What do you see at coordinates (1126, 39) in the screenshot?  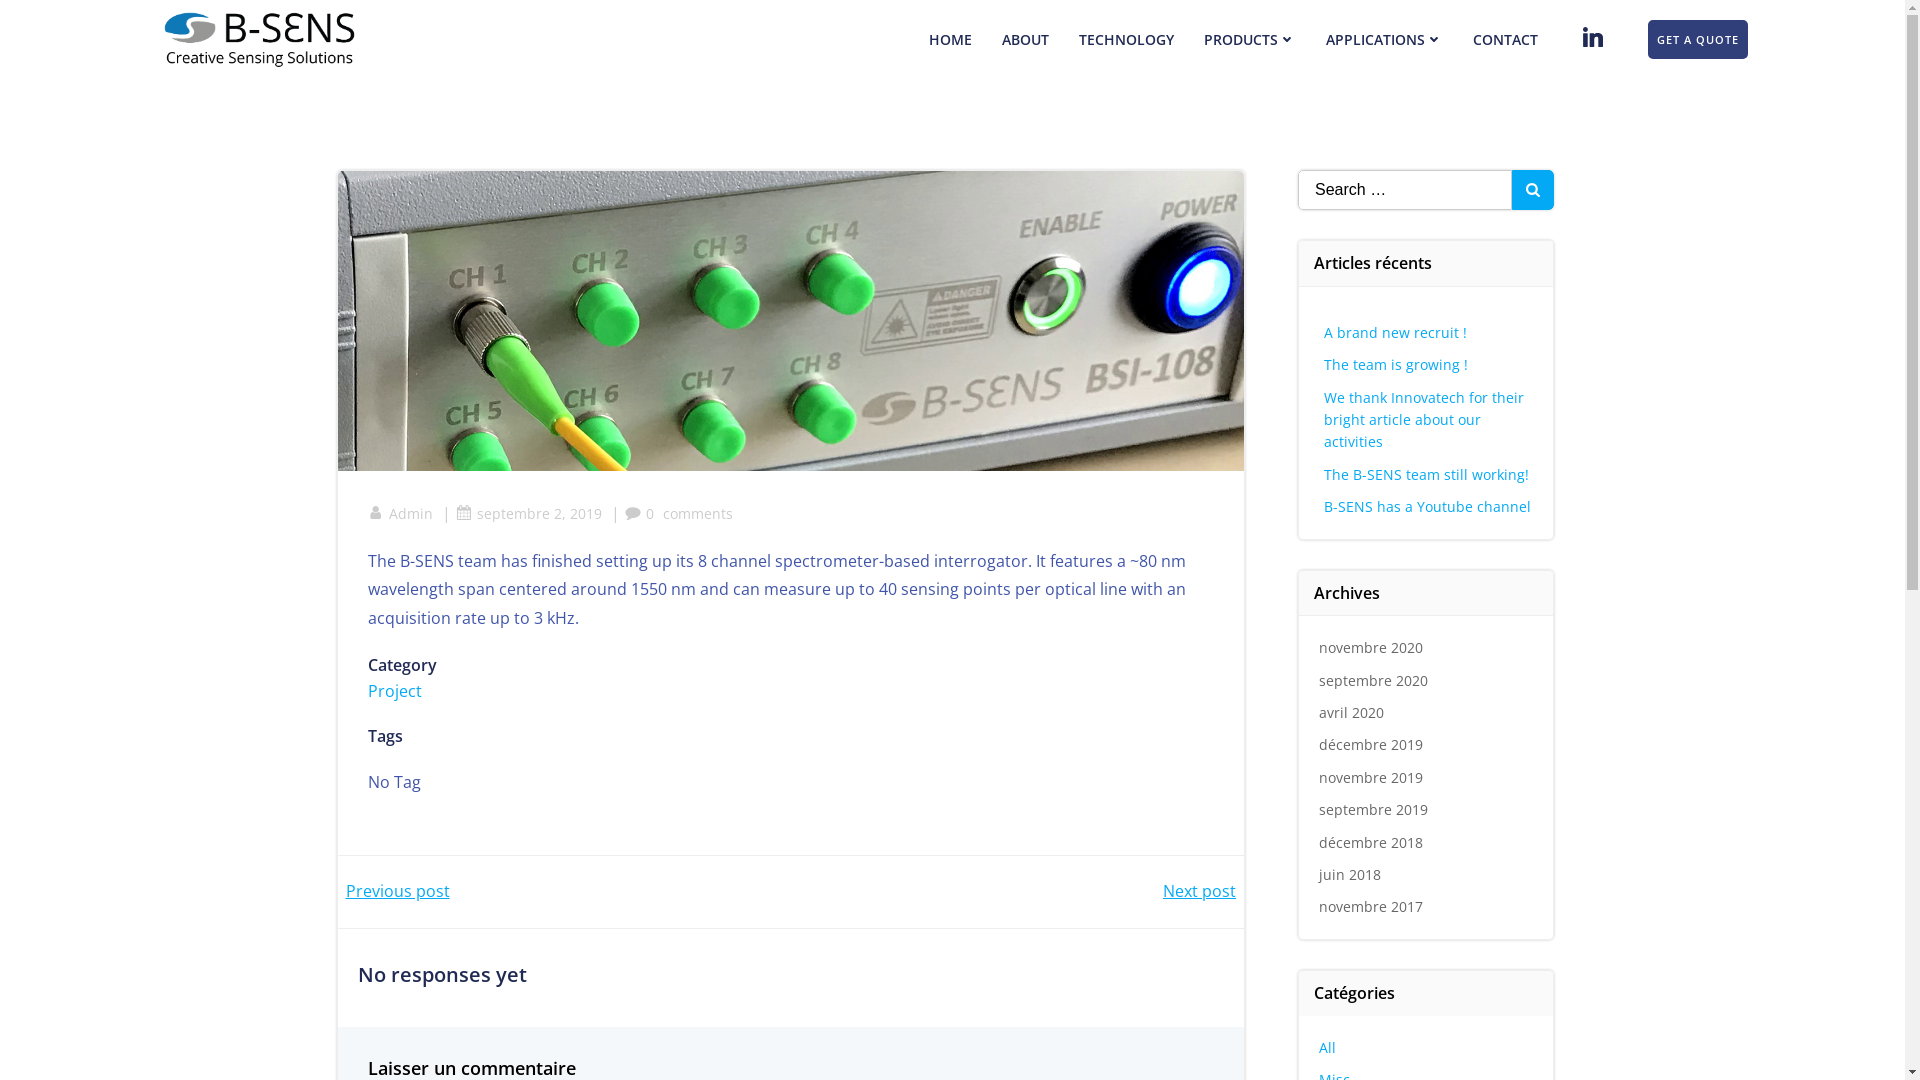 I see `'TECHNOLOGY'` at bounding box center [1126, 39].